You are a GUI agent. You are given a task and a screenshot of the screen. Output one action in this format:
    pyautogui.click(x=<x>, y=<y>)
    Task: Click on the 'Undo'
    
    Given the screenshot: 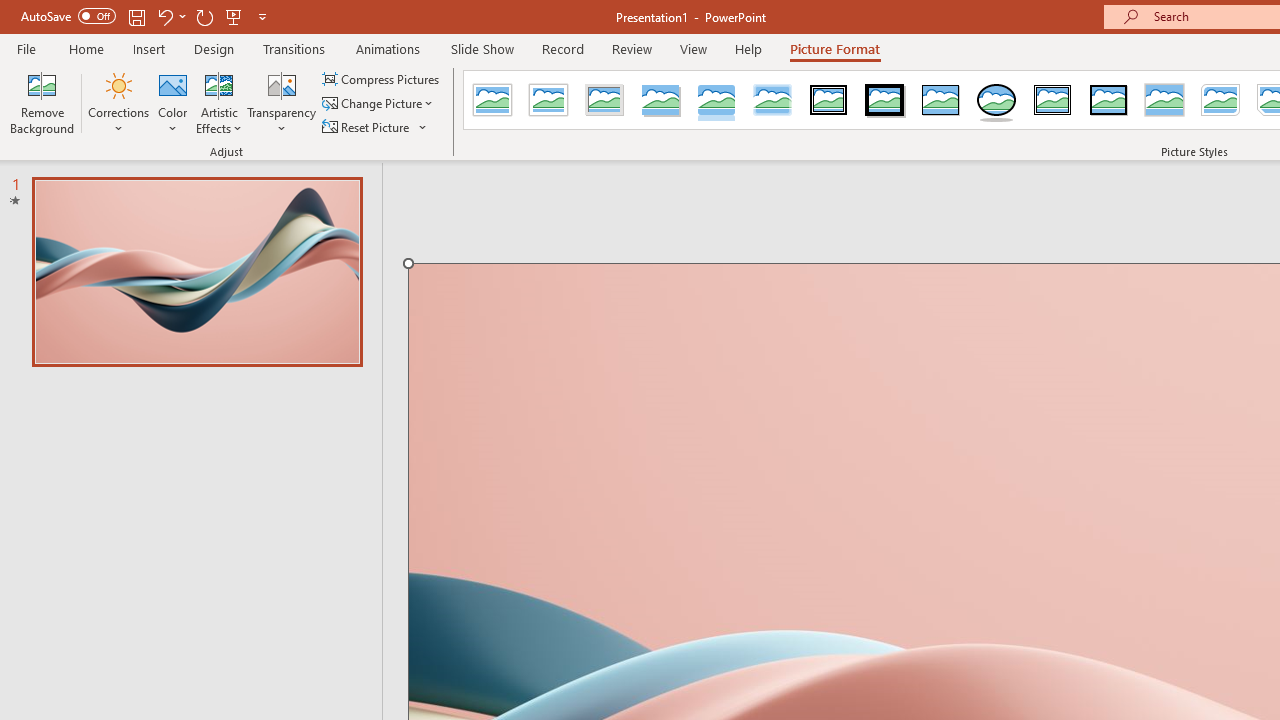 What is the action you would take?
    pyautogui.click(x=170, y=16)
    